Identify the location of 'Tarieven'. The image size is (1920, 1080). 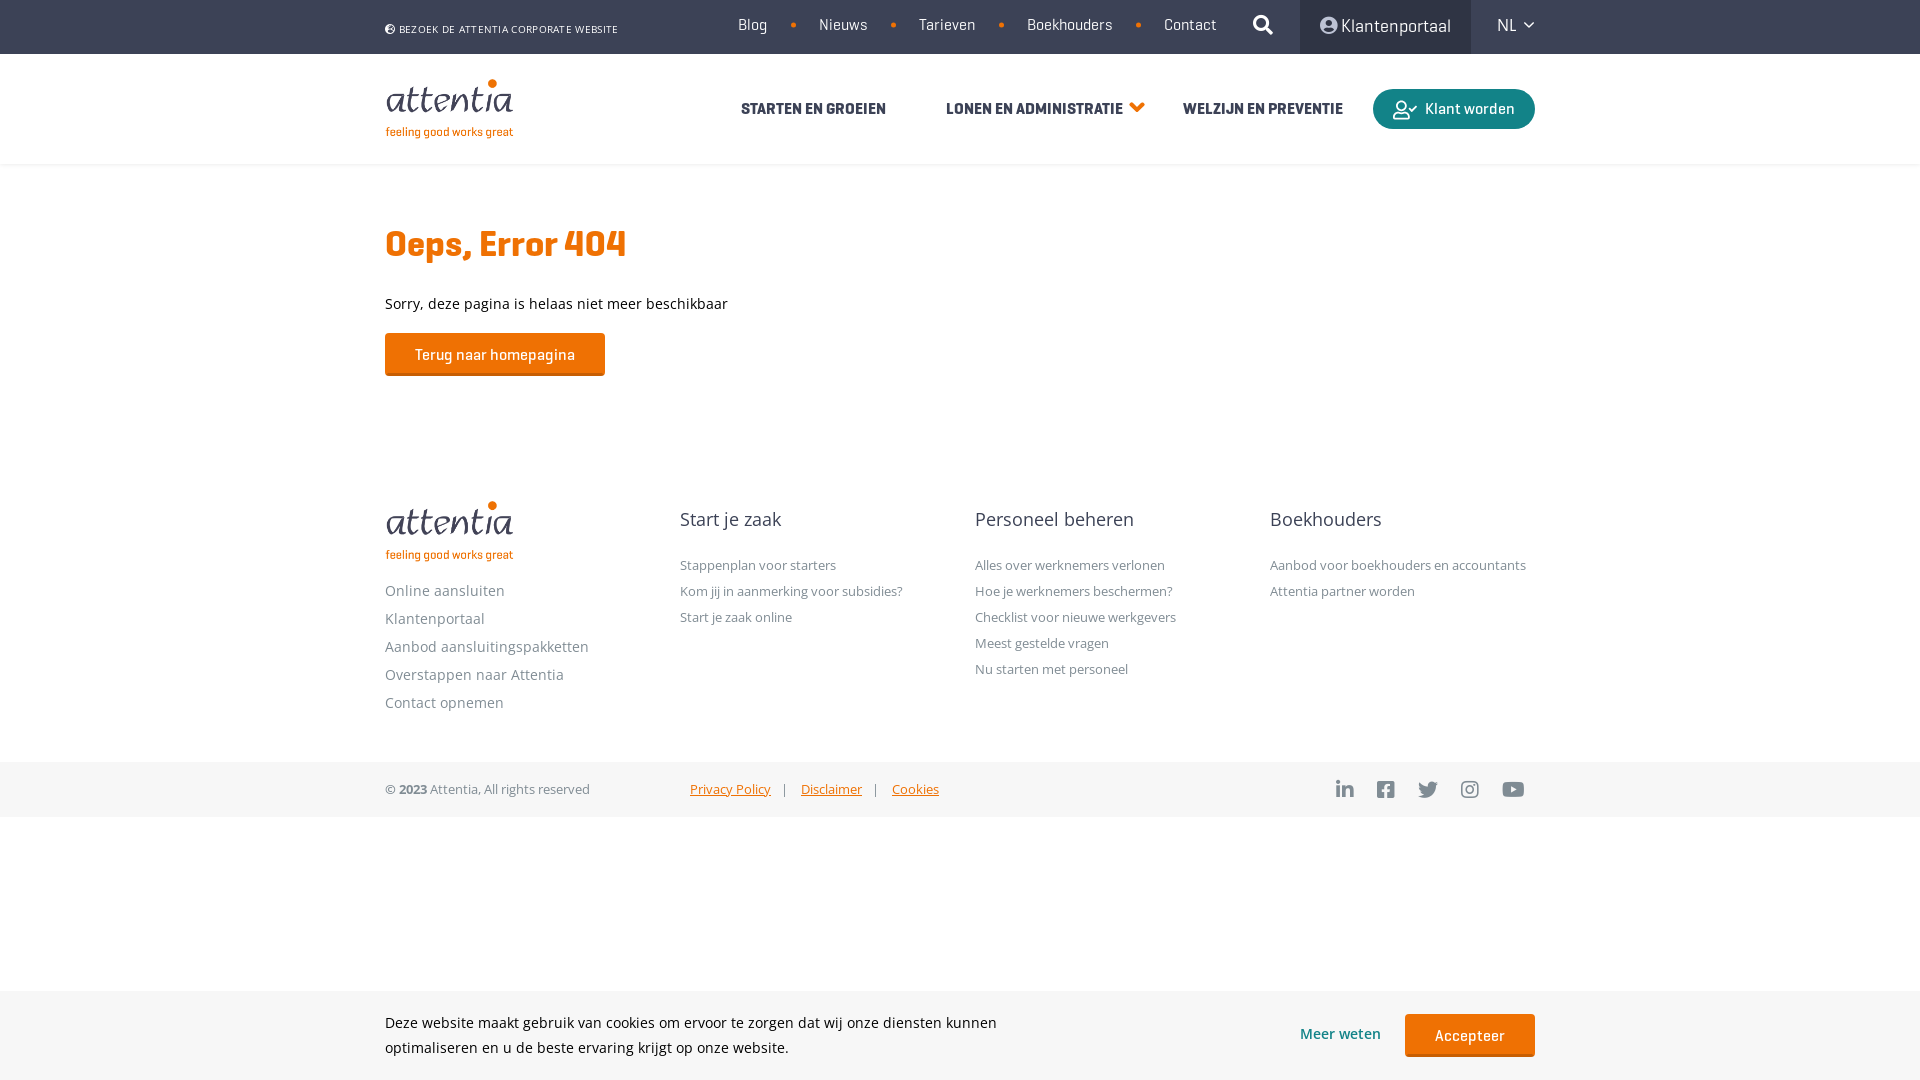
(945, 24).